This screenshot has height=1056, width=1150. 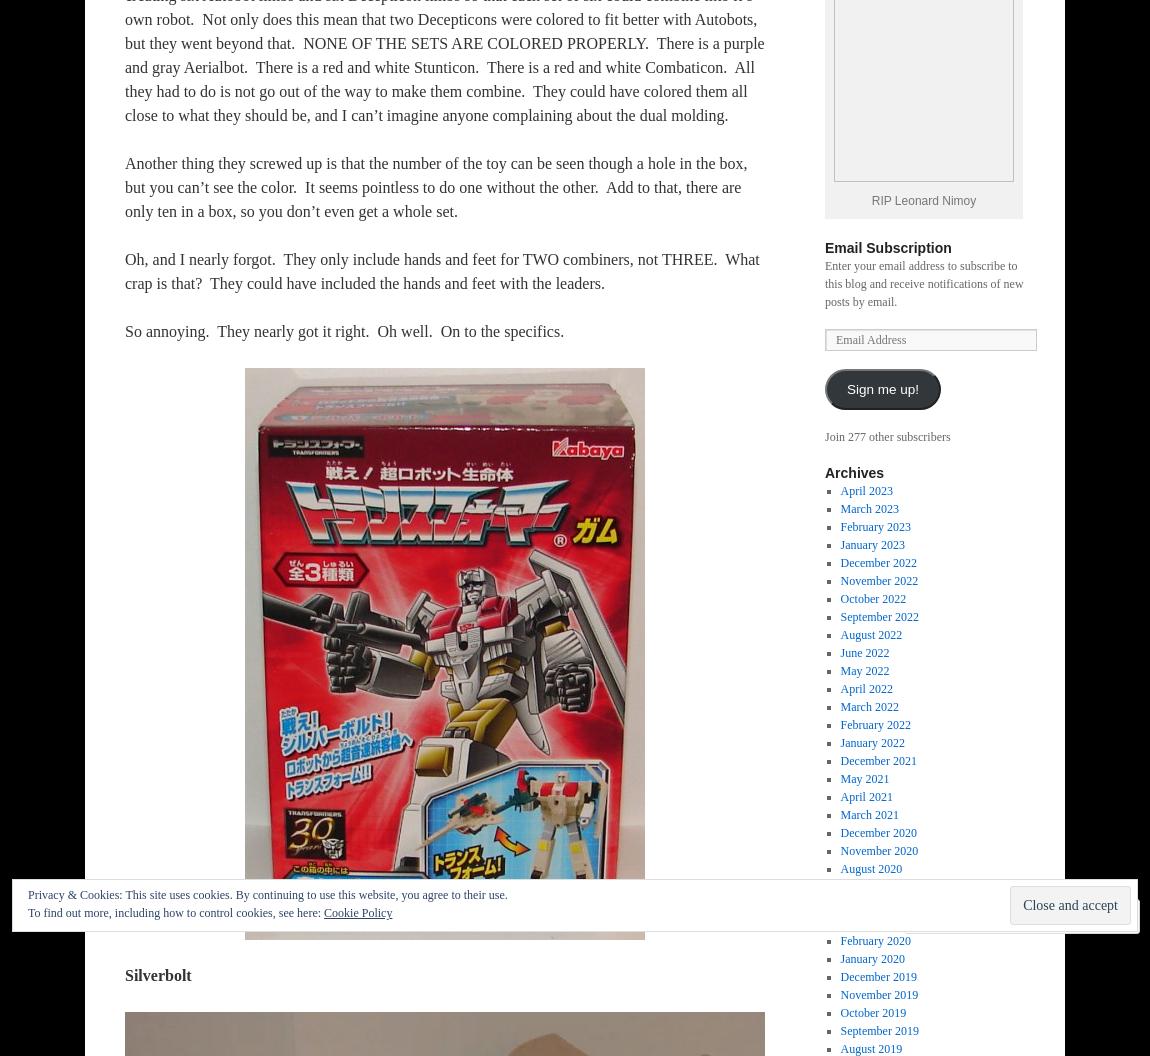 I want to click on 'RIP Leonard Nimoy', so click(x=871, y=199).